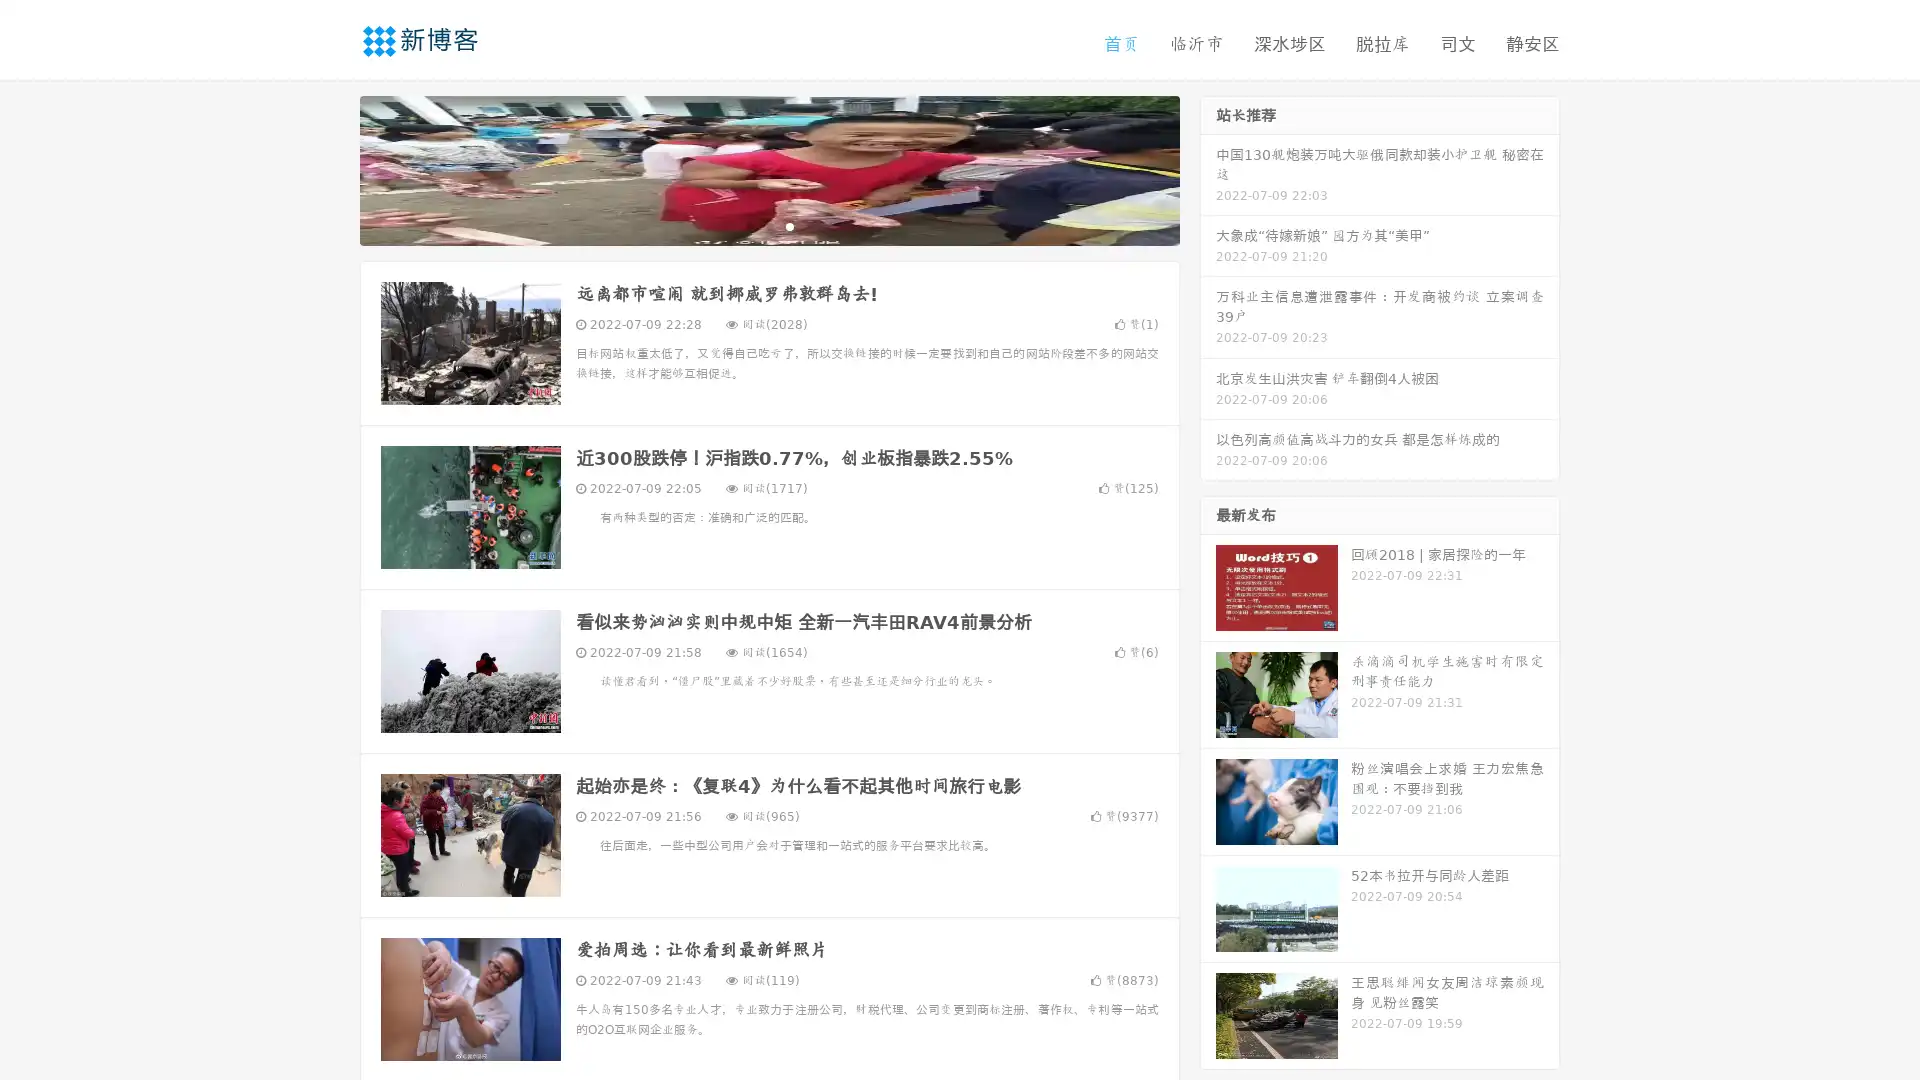 The width and height of the screenshot is (1920, 1080). What do you see at coordinates (330, 168) in the screenshot?
I see `Previous slide` at bounding box center [330, 168].